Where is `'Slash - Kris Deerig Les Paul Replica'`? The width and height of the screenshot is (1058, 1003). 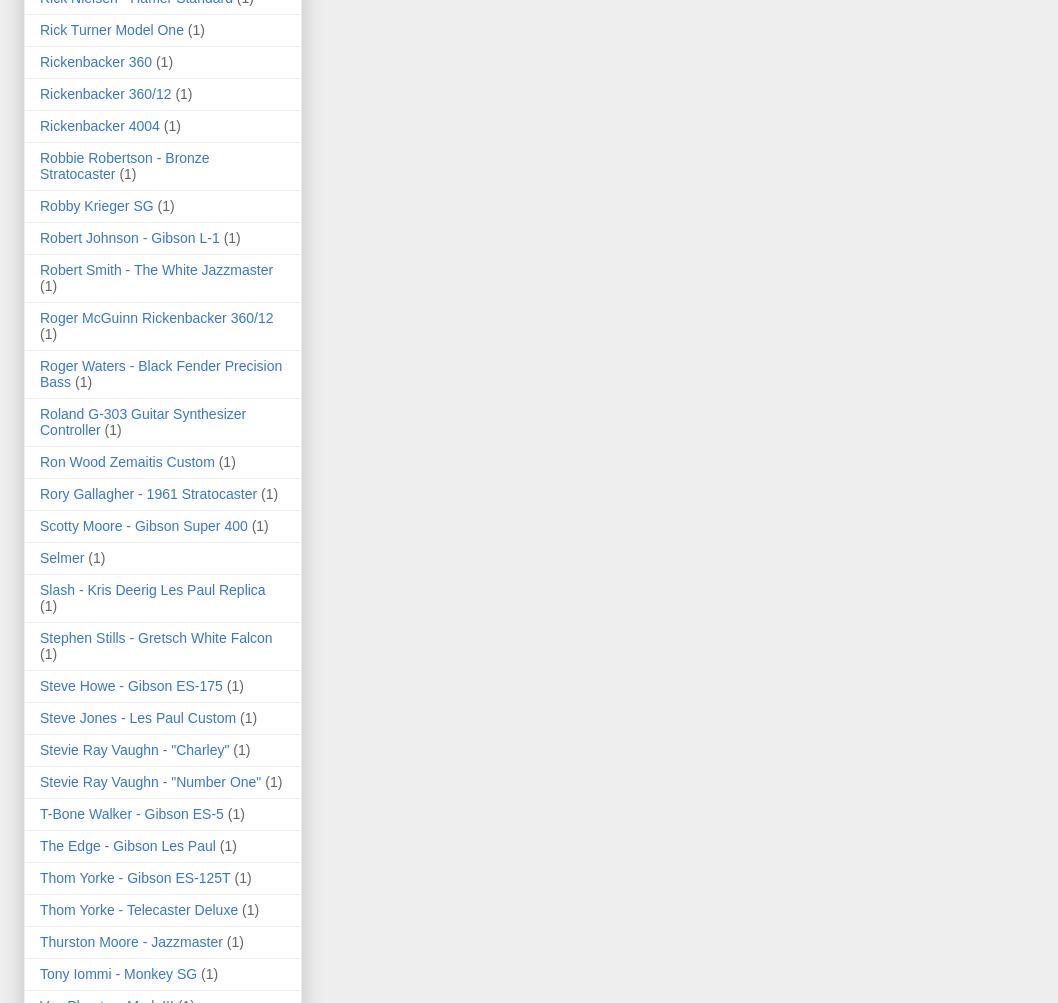 'Slash - Kris Deerig Les Paul Replica' is located at coordinates (39, 587).